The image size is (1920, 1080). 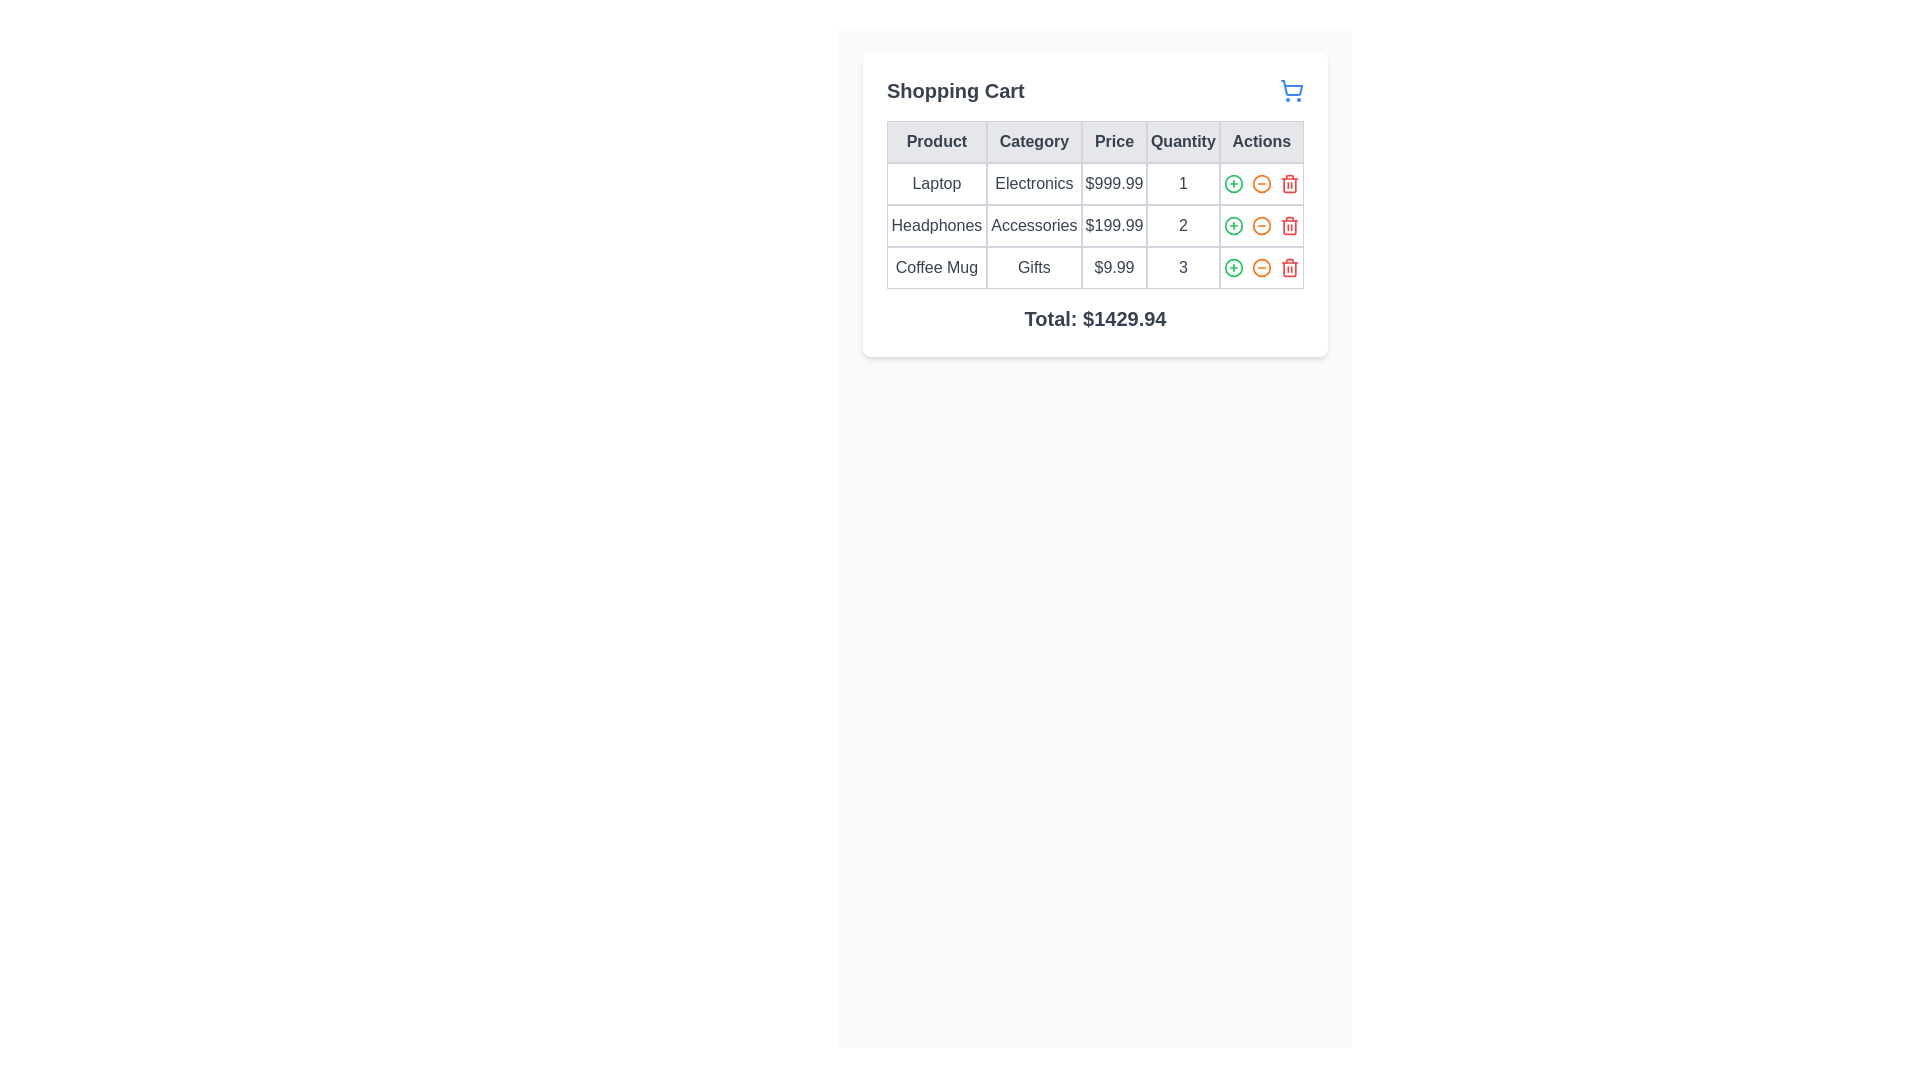 What do you see at coordinates (1260, 184) in the screenshot?
I see `the circular part of the minus sign icon in the 'Actions' column corresponding to the 'Coffee Mug' product to decrement its quantity in the shopping cart` at bounding box center [1260, 184].